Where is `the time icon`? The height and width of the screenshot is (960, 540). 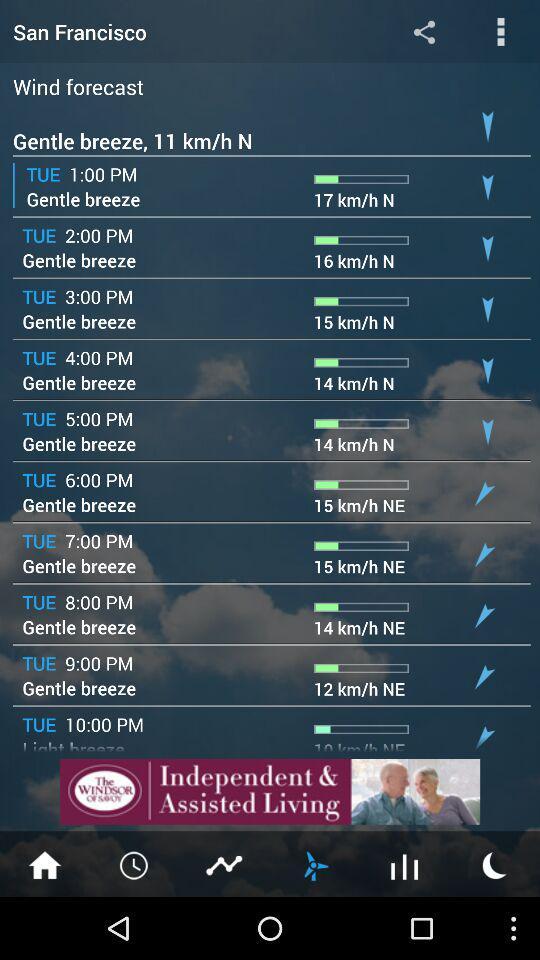 the time icon is located at coordinates (135, 925).